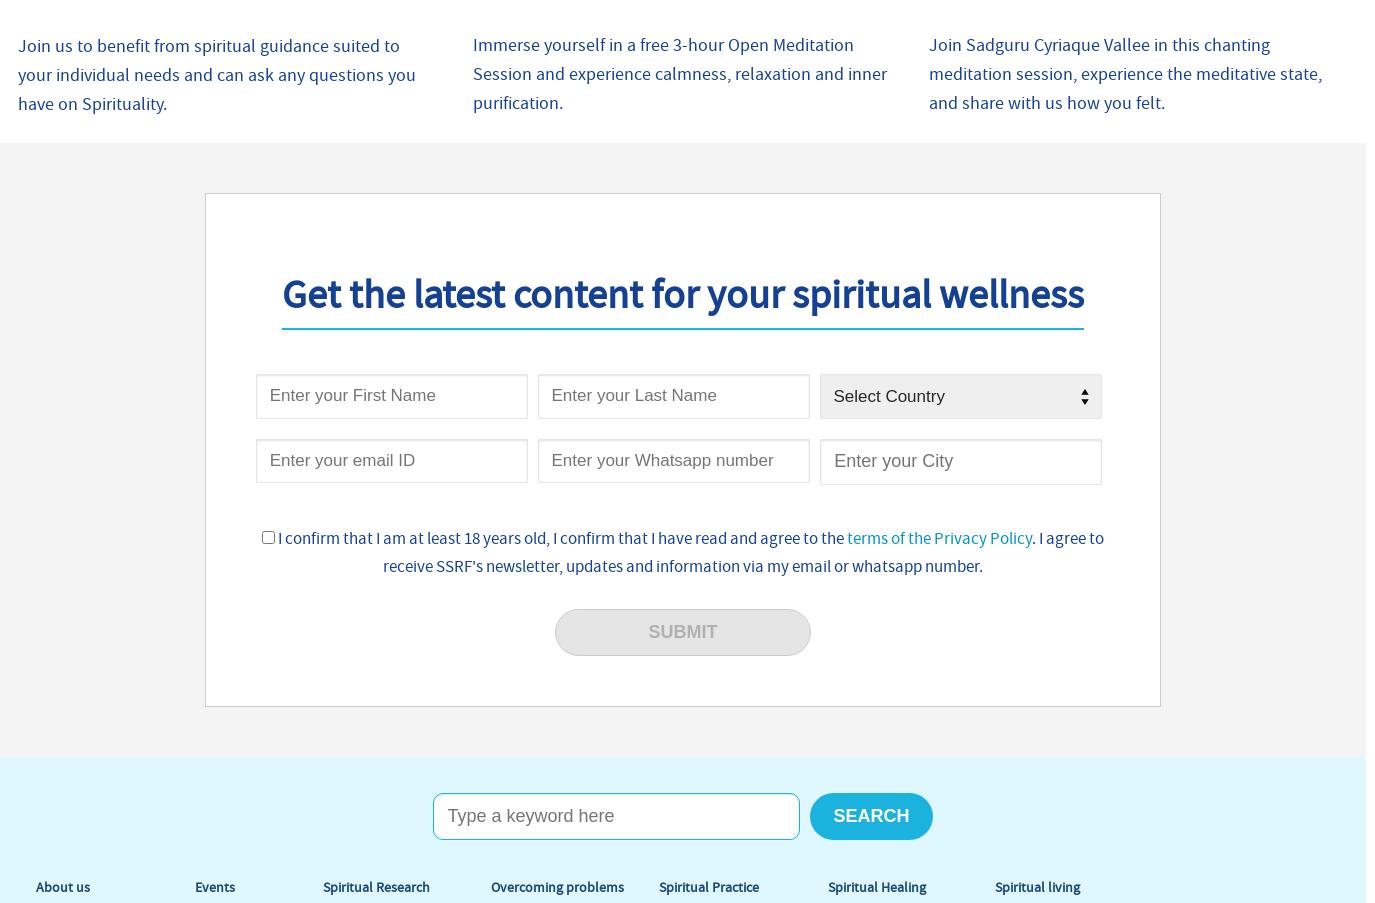 The image size is (1375, 903). Describe the element at coordinates (322, 887) in the screenshot. I see `'Spiritual Research'` at that location.